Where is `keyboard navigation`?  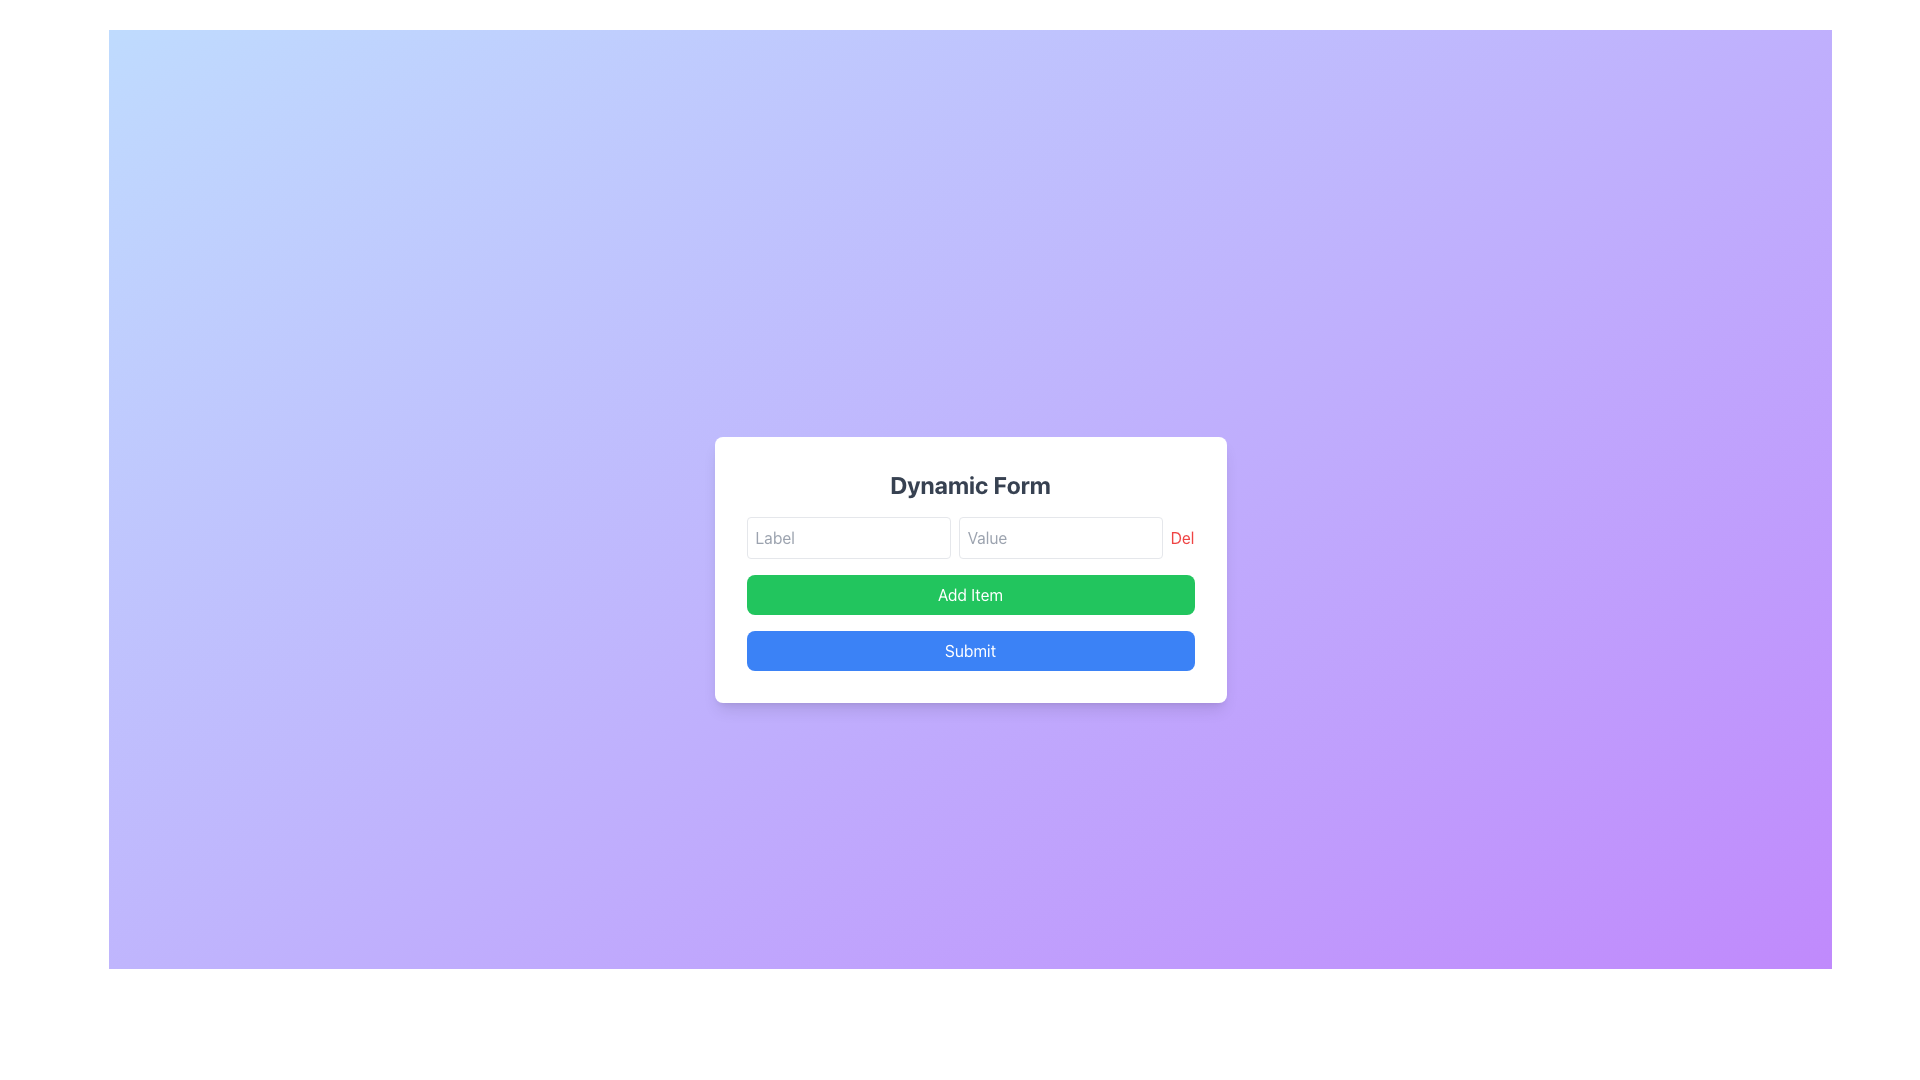
keyboard navigation is located at coordinates (970, 651).